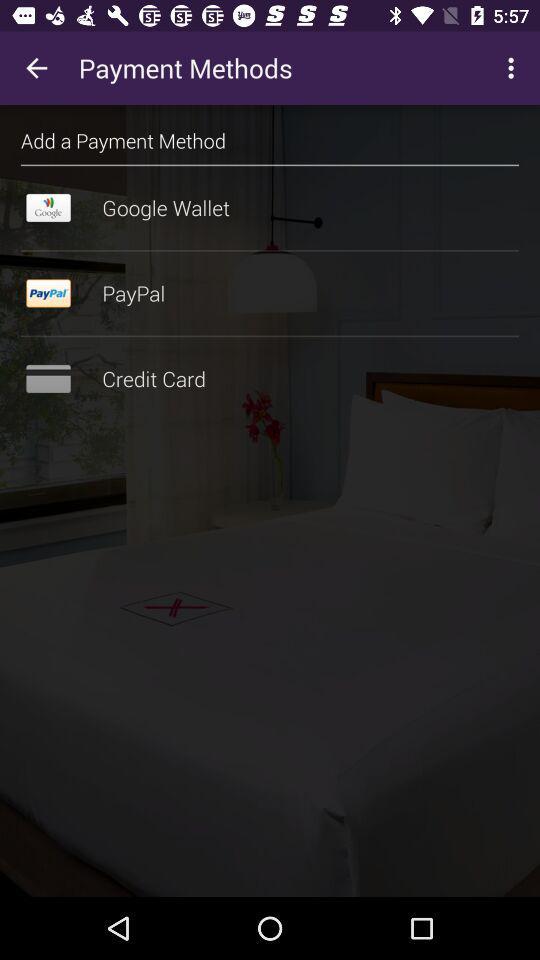  What do you see at coordinates (513, 68) in the screenshot?
I see `the icon at the top right corner` at bounding box center [513, 68].